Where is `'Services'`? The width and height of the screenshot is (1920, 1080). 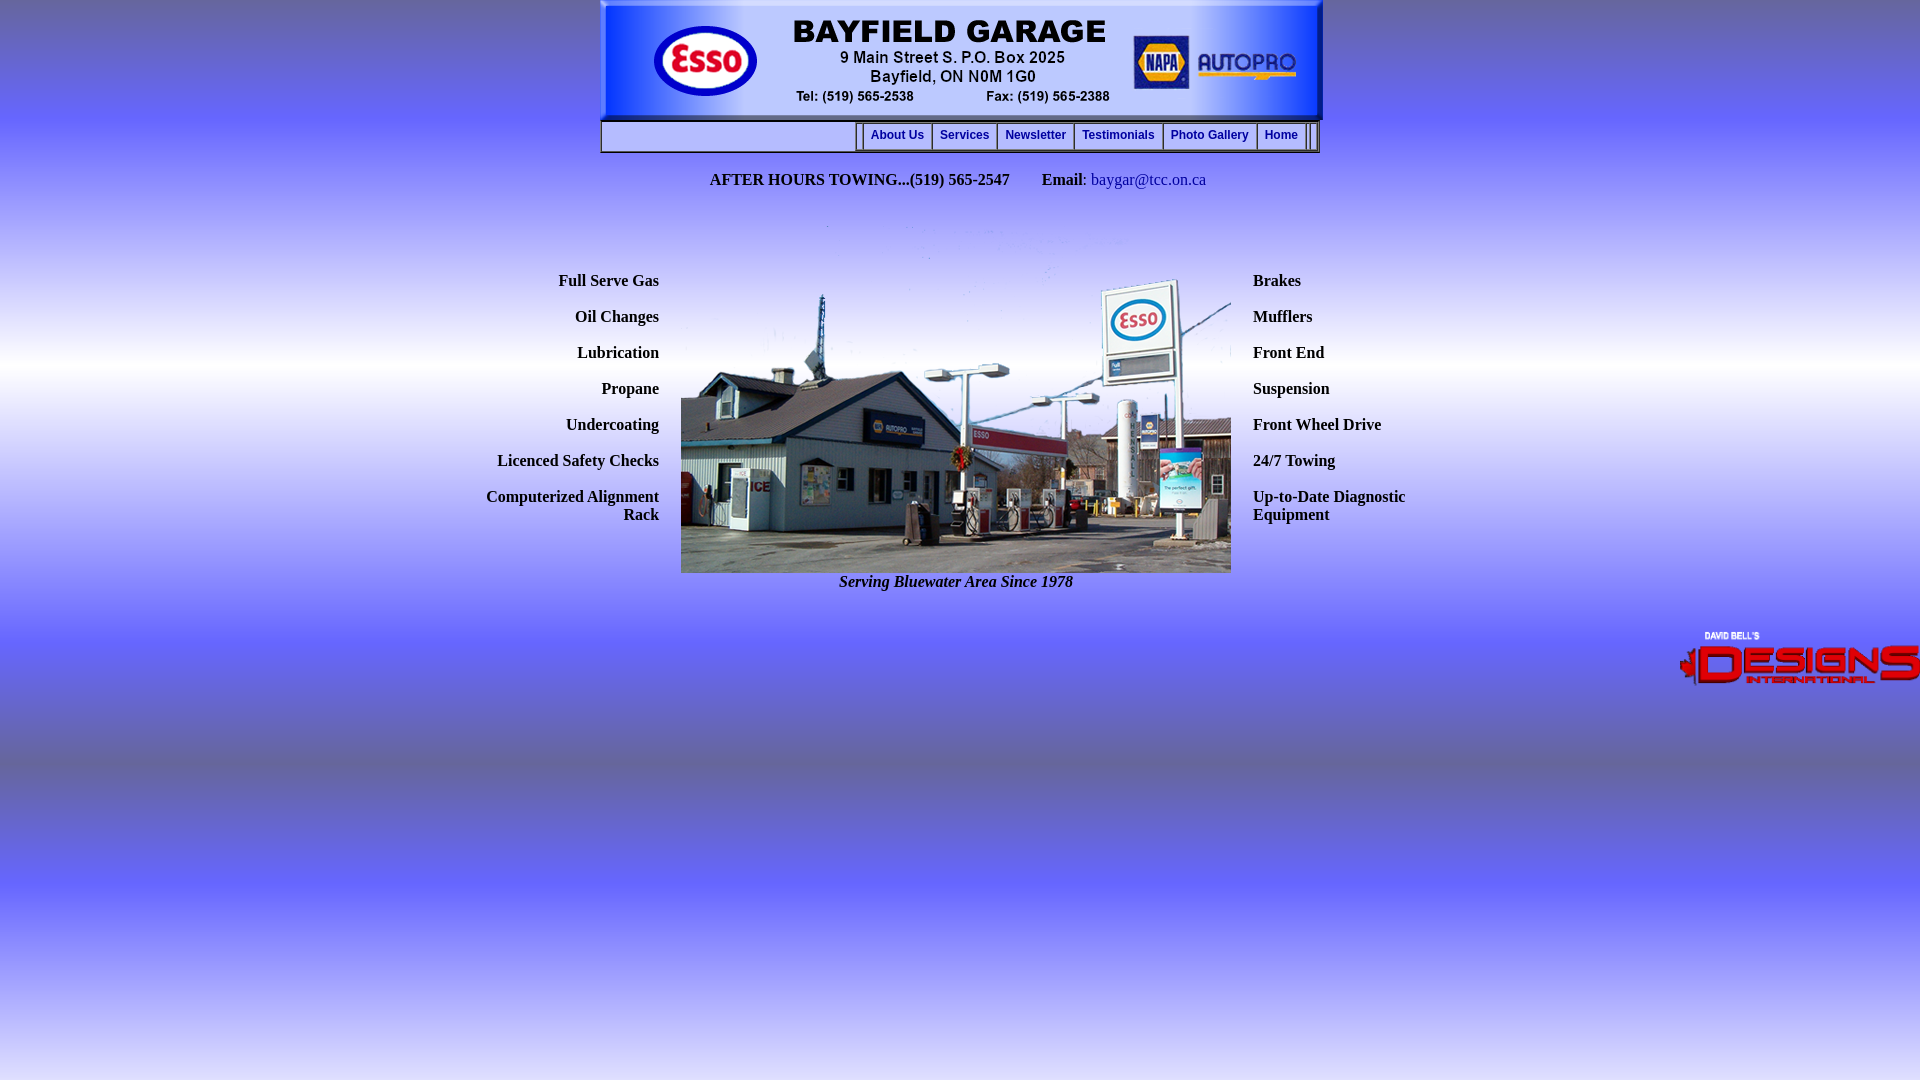
'Services' is located at coordinates (964, 135).